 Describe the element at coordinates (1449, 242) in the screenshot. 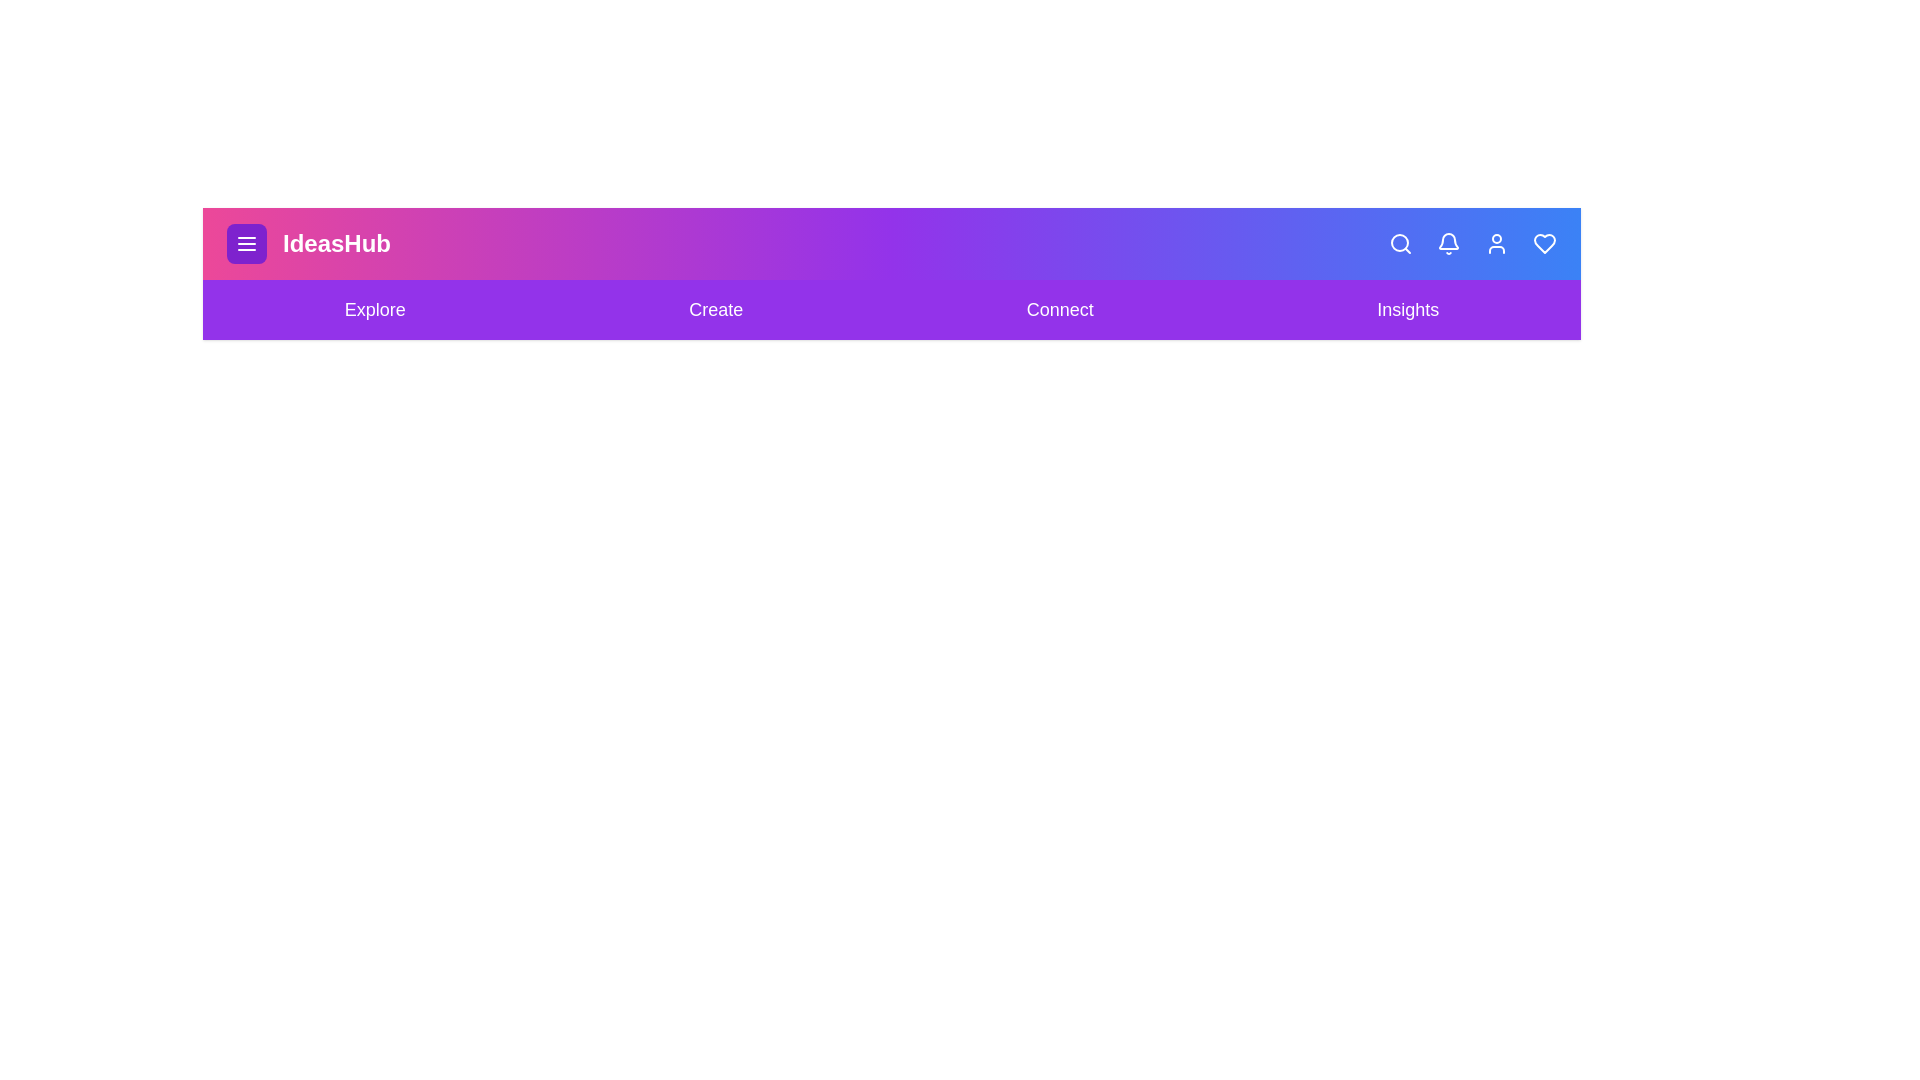

I see `the Bell icon in the app bar` at that location.